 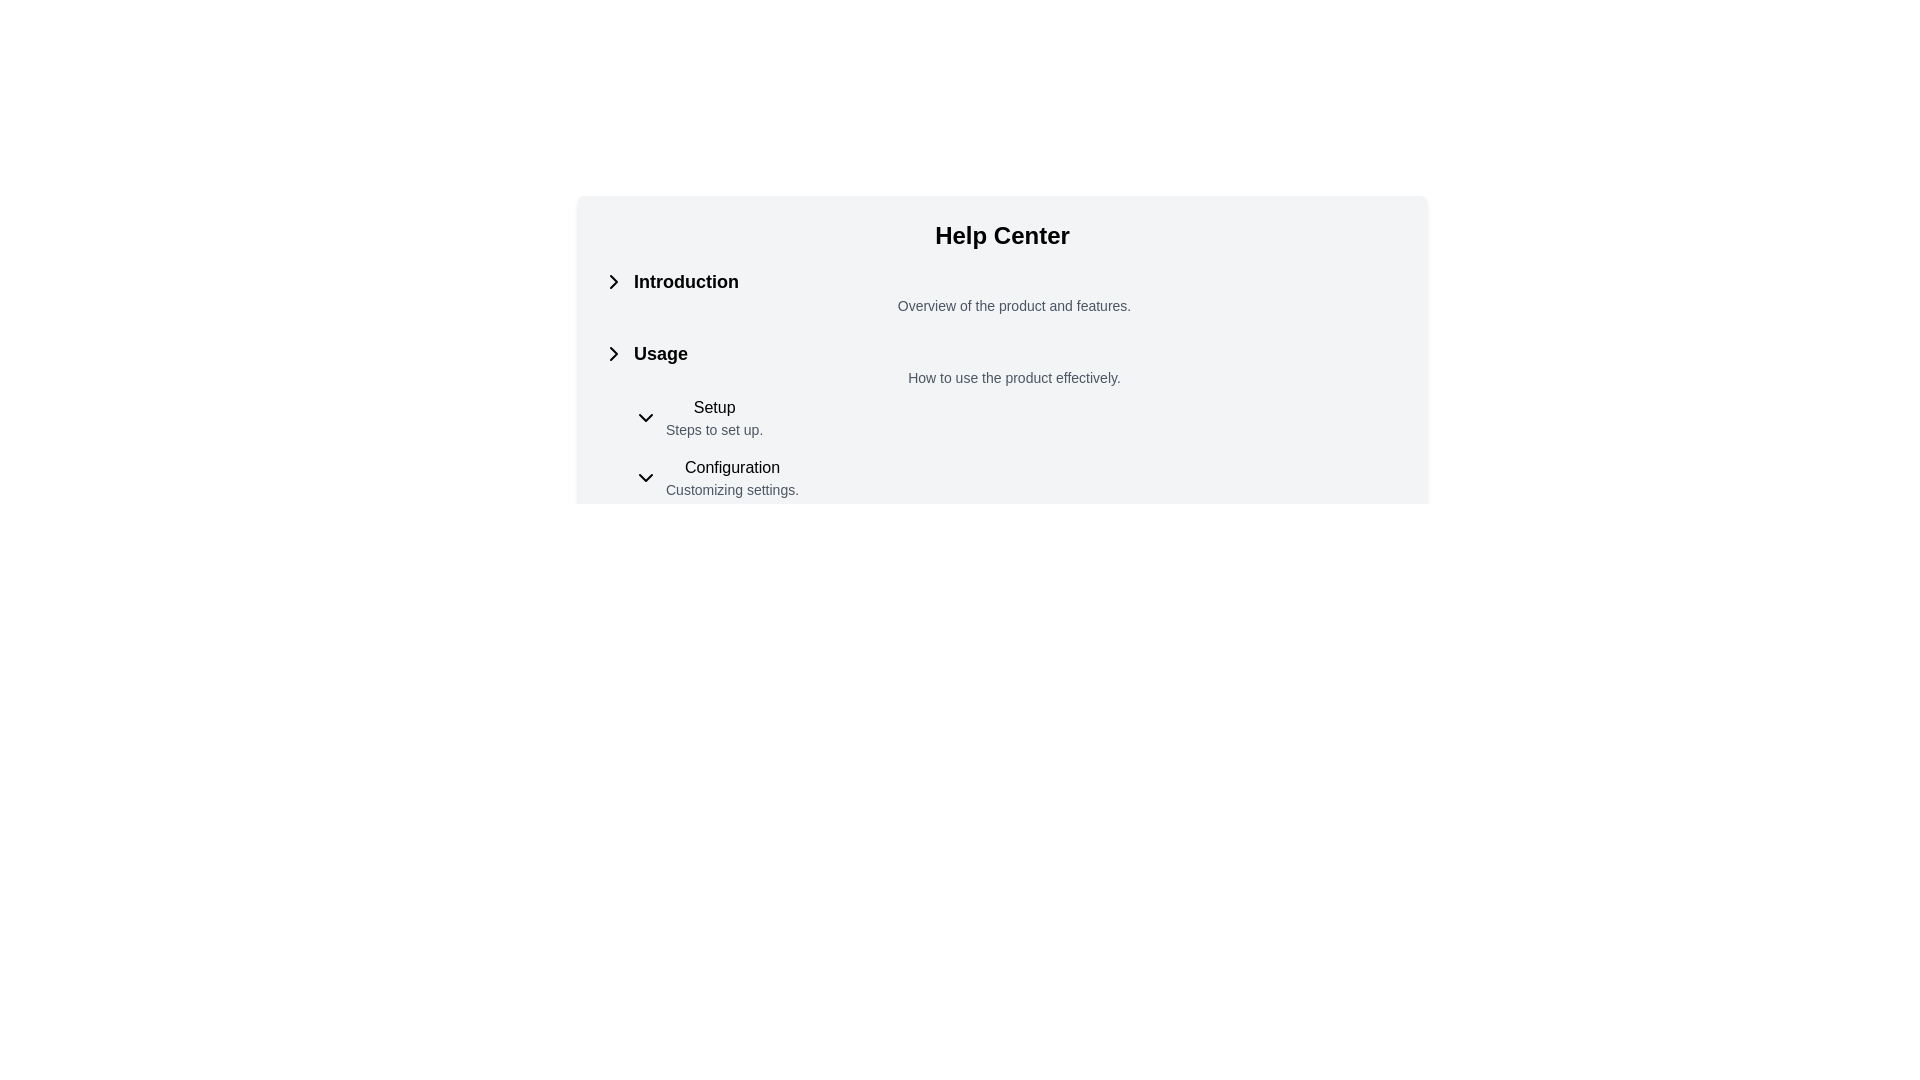 What do you see at coordinates (1014, 305) in the screenshot?
I see `the Text Label that reads 'Overview of the product and features', which is located below the bold title 'Introduction'` at bounding box center [1014, 305].